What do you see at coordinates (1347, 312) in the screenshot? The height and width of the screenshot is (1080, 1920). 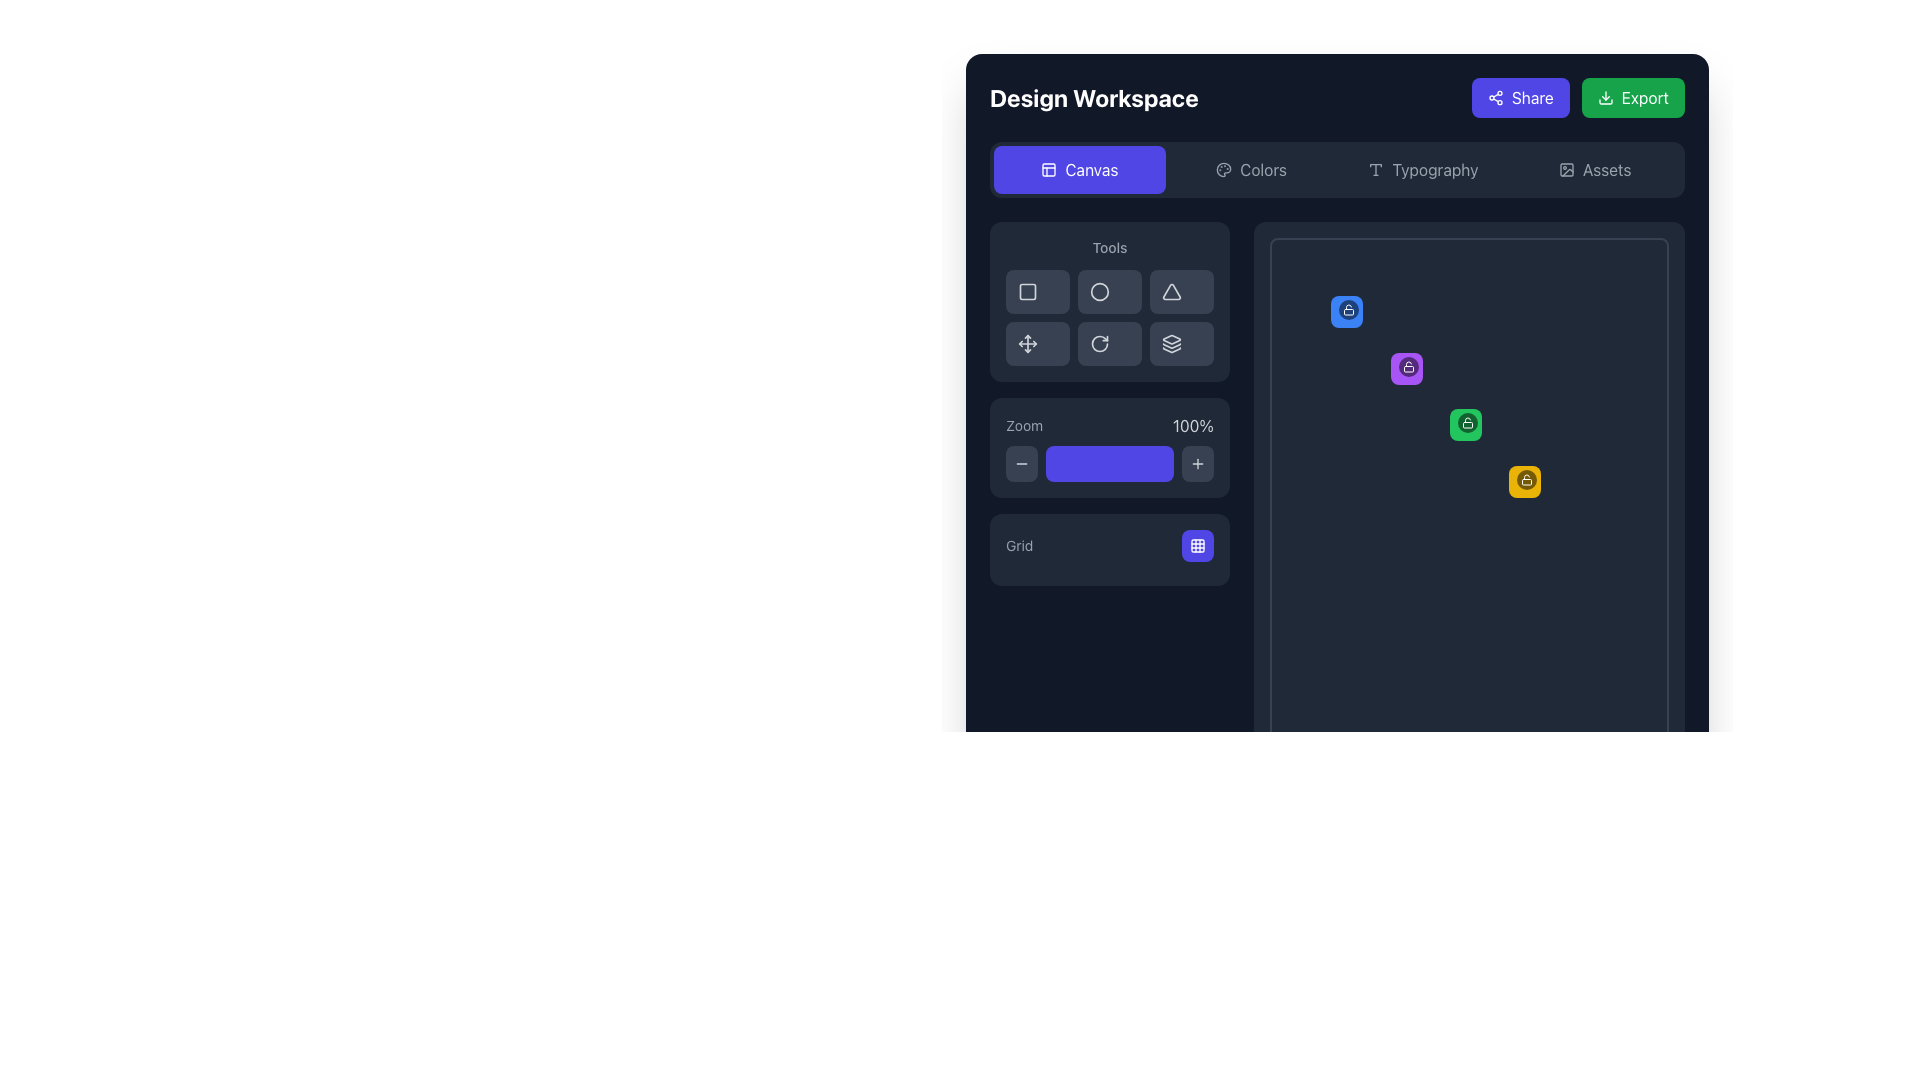 I see `the blue rounded square icon with a white open lock icon, located at the top-left of the workspace grid` at bounding box center [1347, 312].